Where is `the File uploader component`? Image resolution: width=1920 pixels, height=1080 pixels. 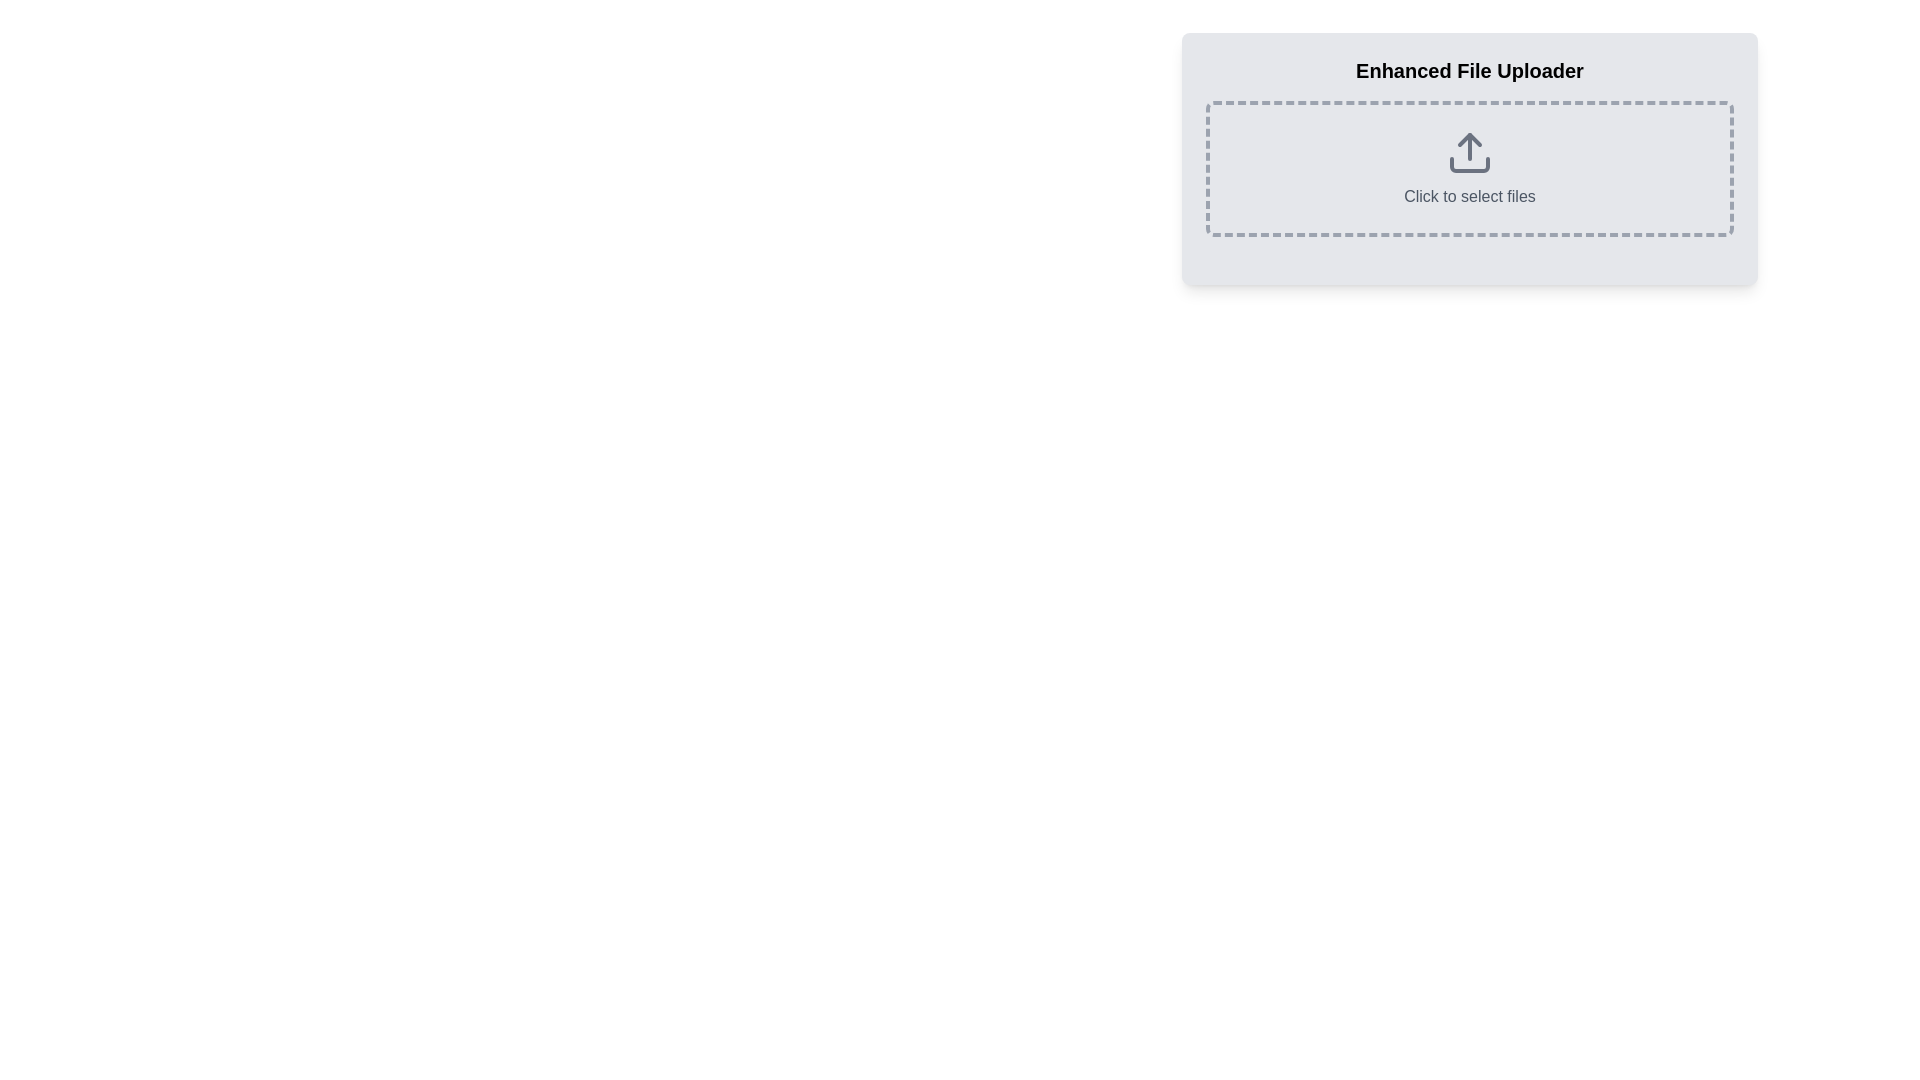 the File uploader component is located at coordinates (1469, 157).